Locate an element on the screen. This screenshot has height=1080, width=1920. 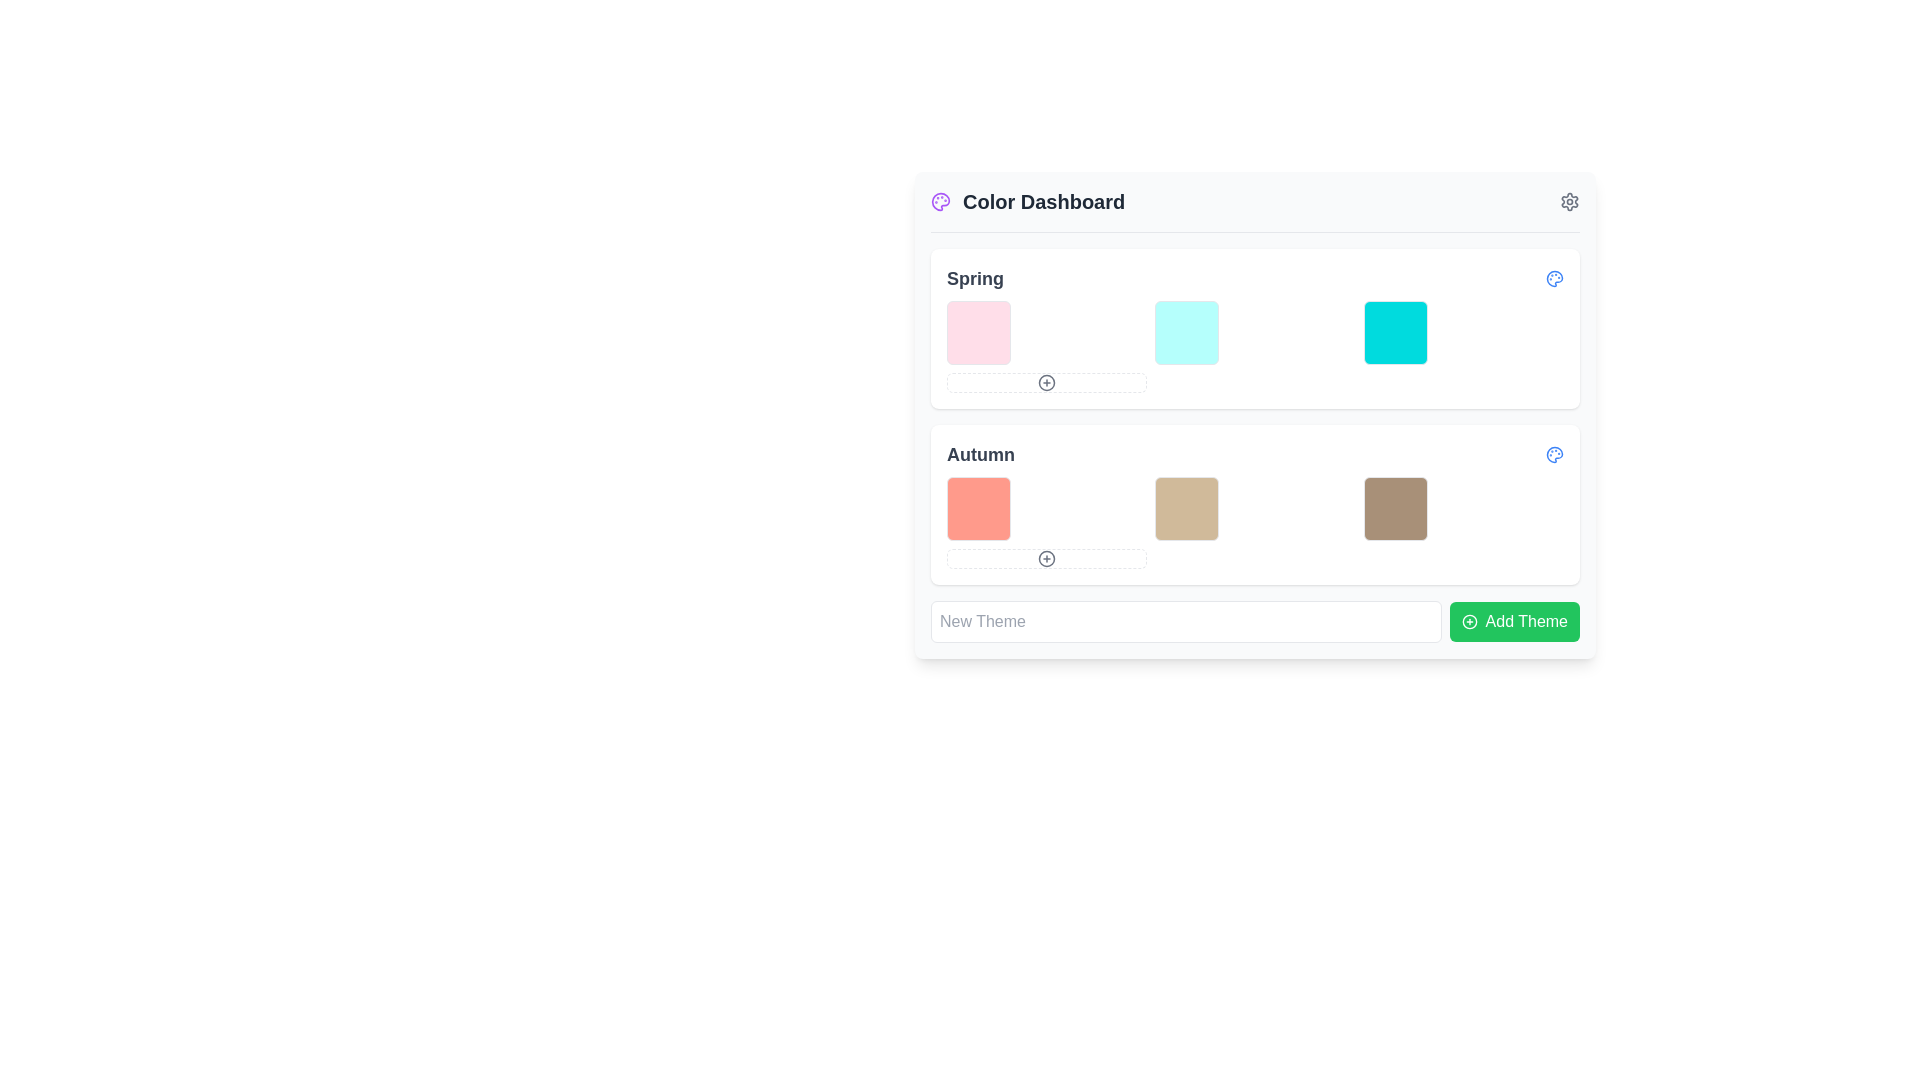
the first color display element is located at coordinates (979, 508).